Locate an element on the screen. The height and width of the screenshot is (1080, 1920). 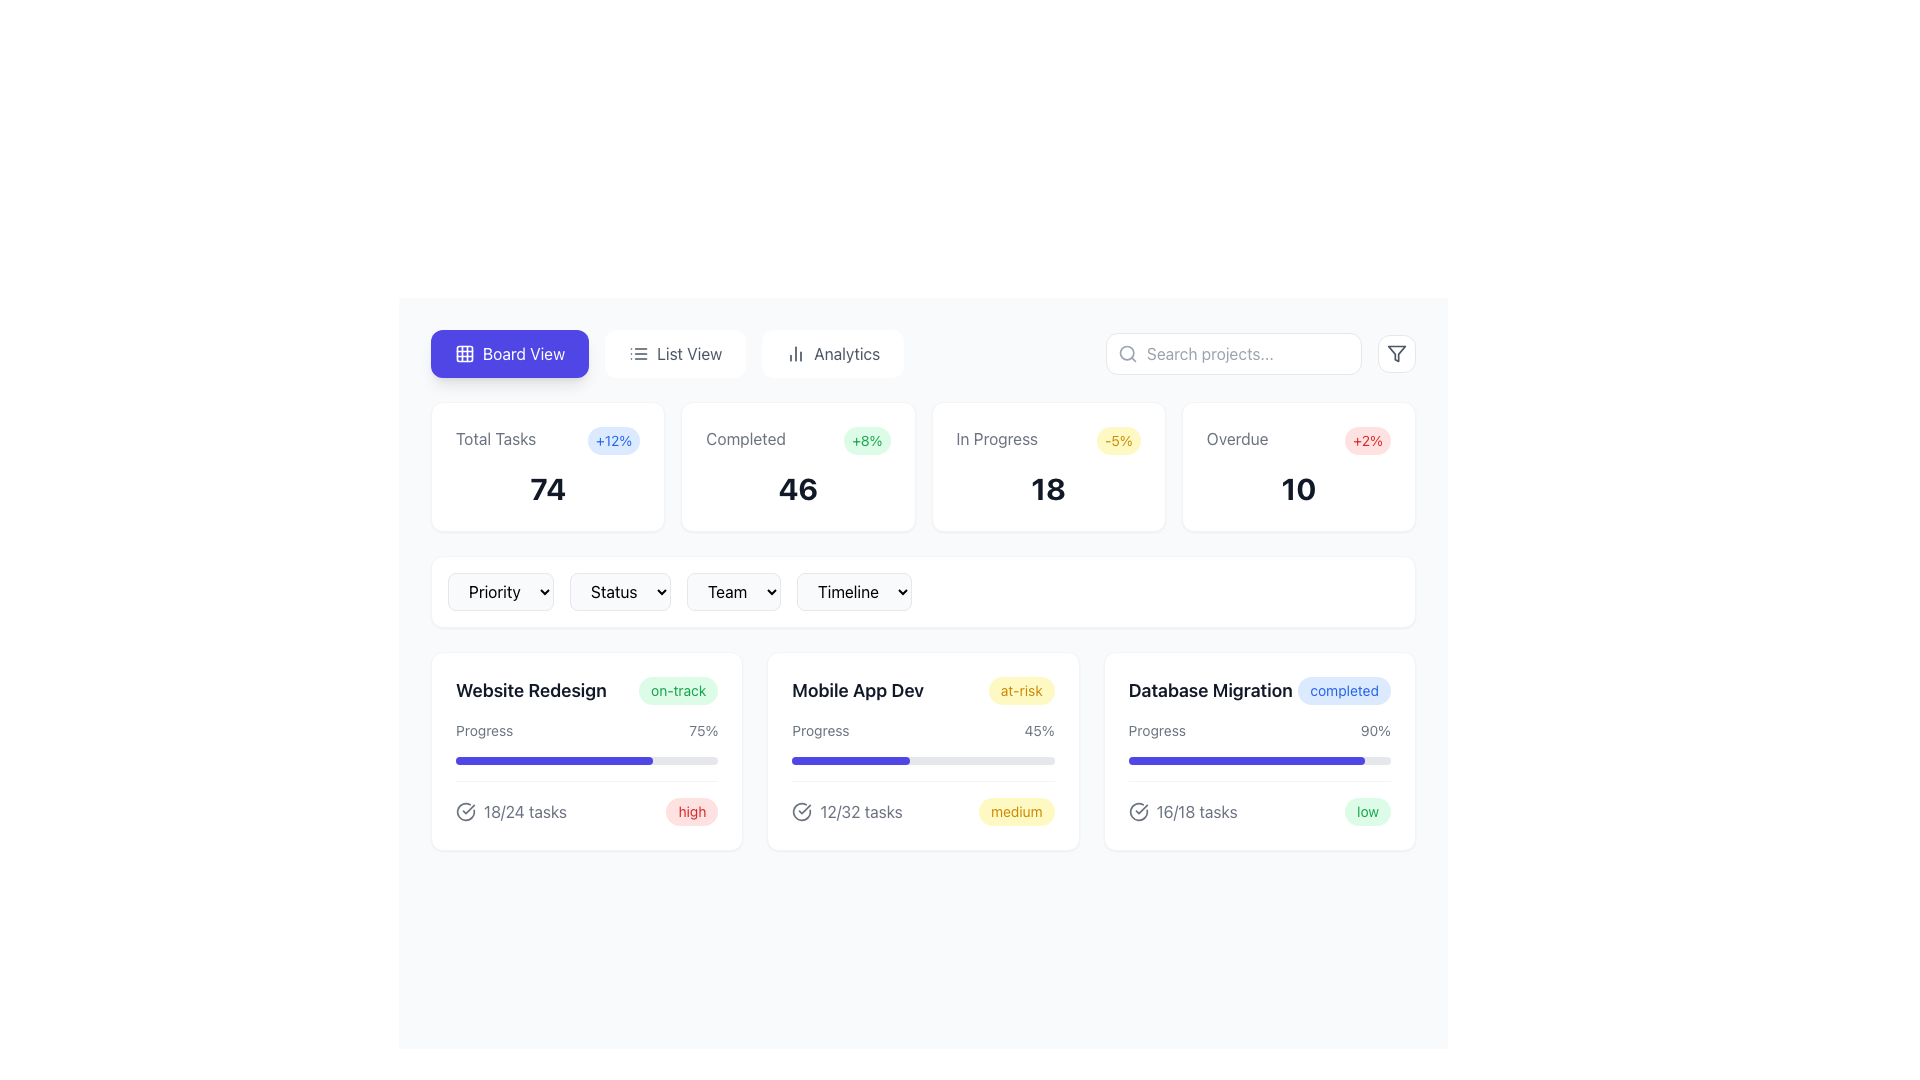
the horizontal progress bar that indicates the progress percentage of tasks in the 'Mobile App Dev' project card, located below the 'Progress 45%' text is located at coordinates (922, 760).